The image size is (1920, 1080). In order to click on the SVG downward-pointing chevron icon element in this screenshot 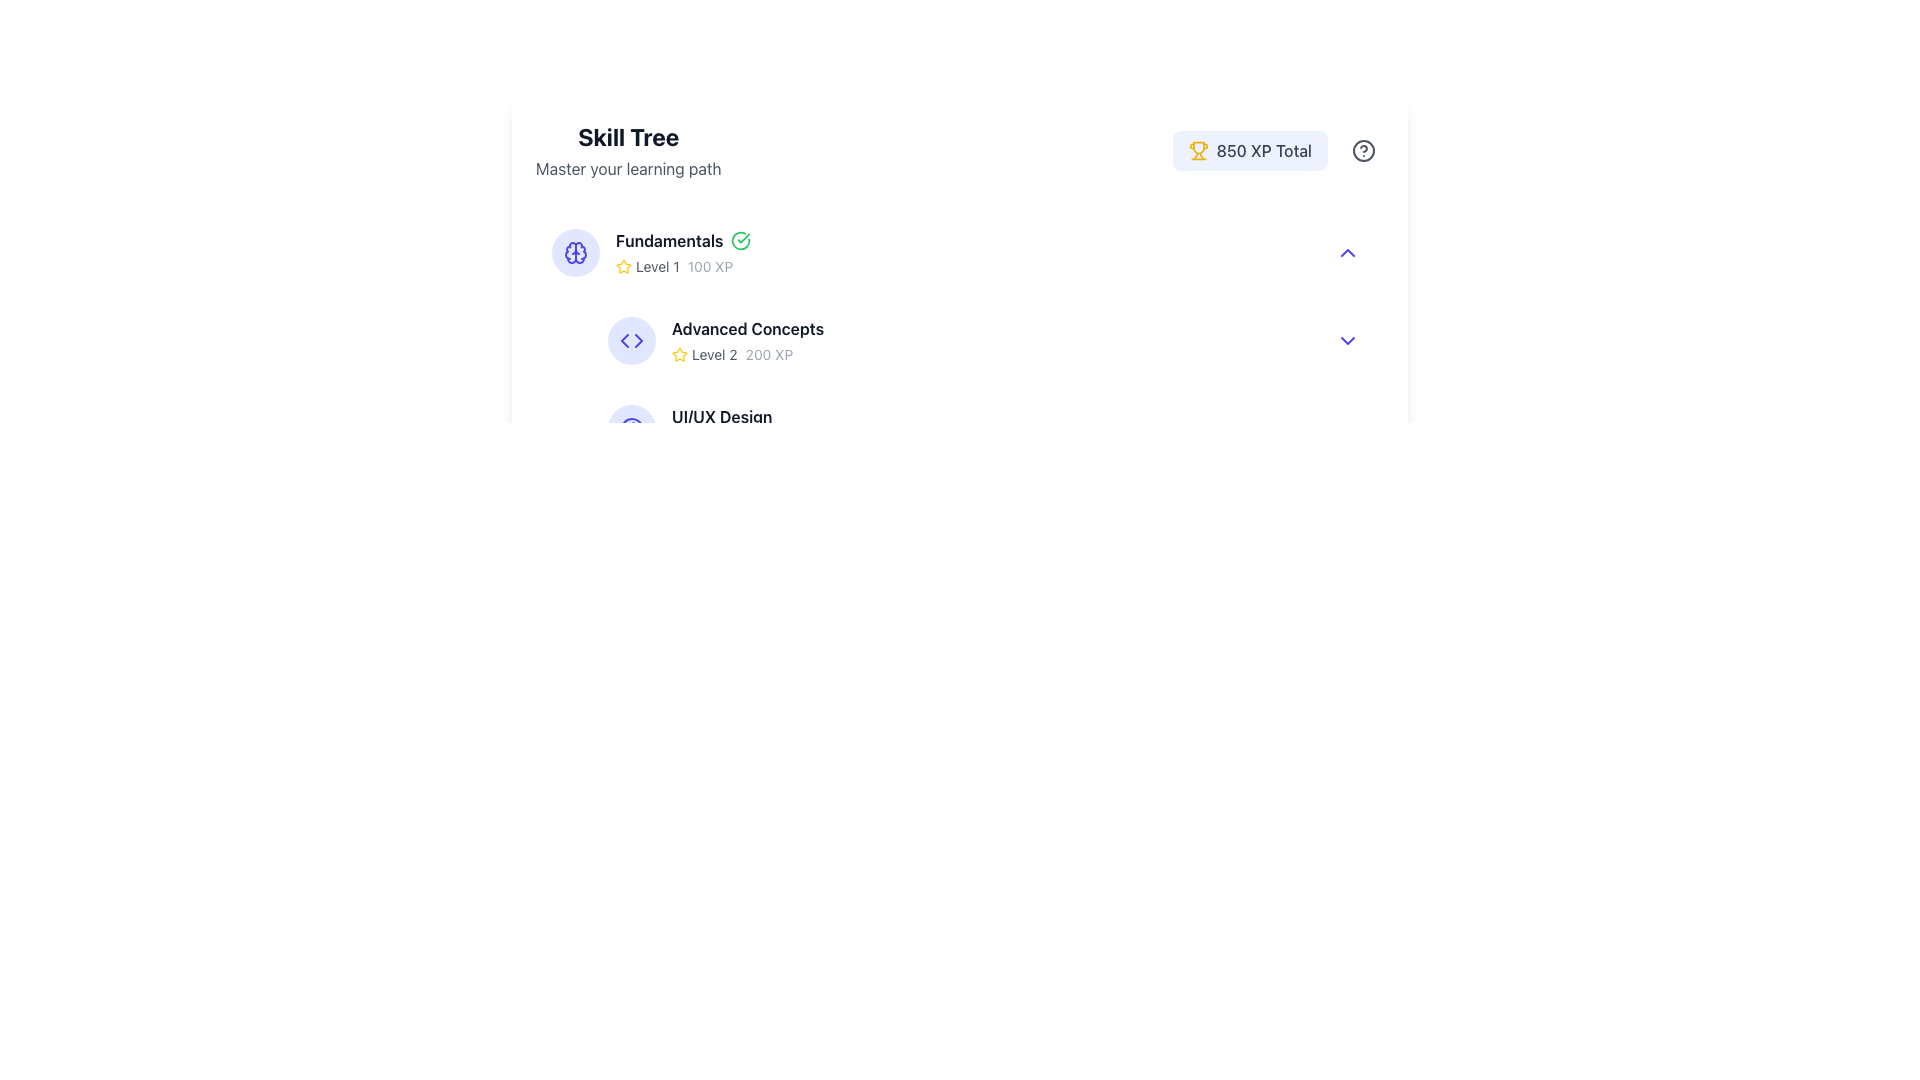, I will do `click(1348, 339)`.